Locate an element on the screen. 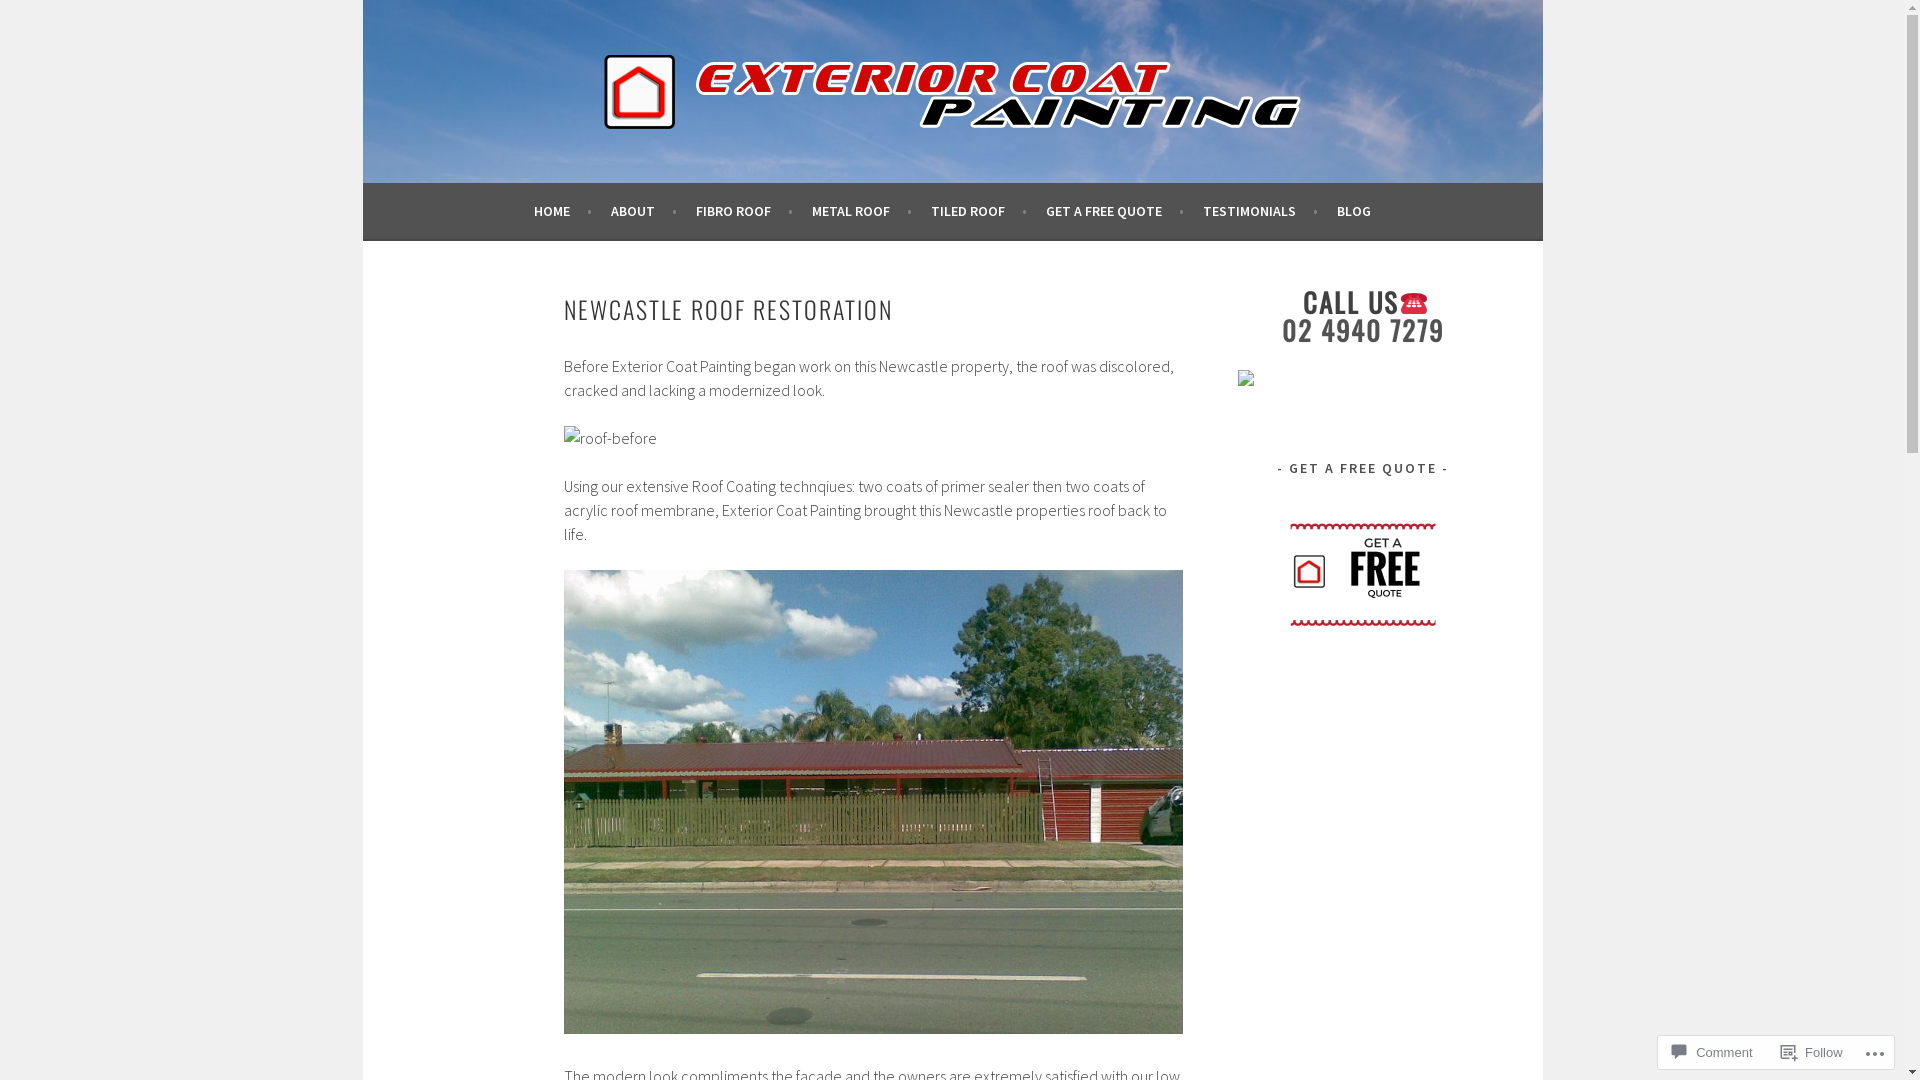  'Follow' is located at coordinates (1812, 1051).